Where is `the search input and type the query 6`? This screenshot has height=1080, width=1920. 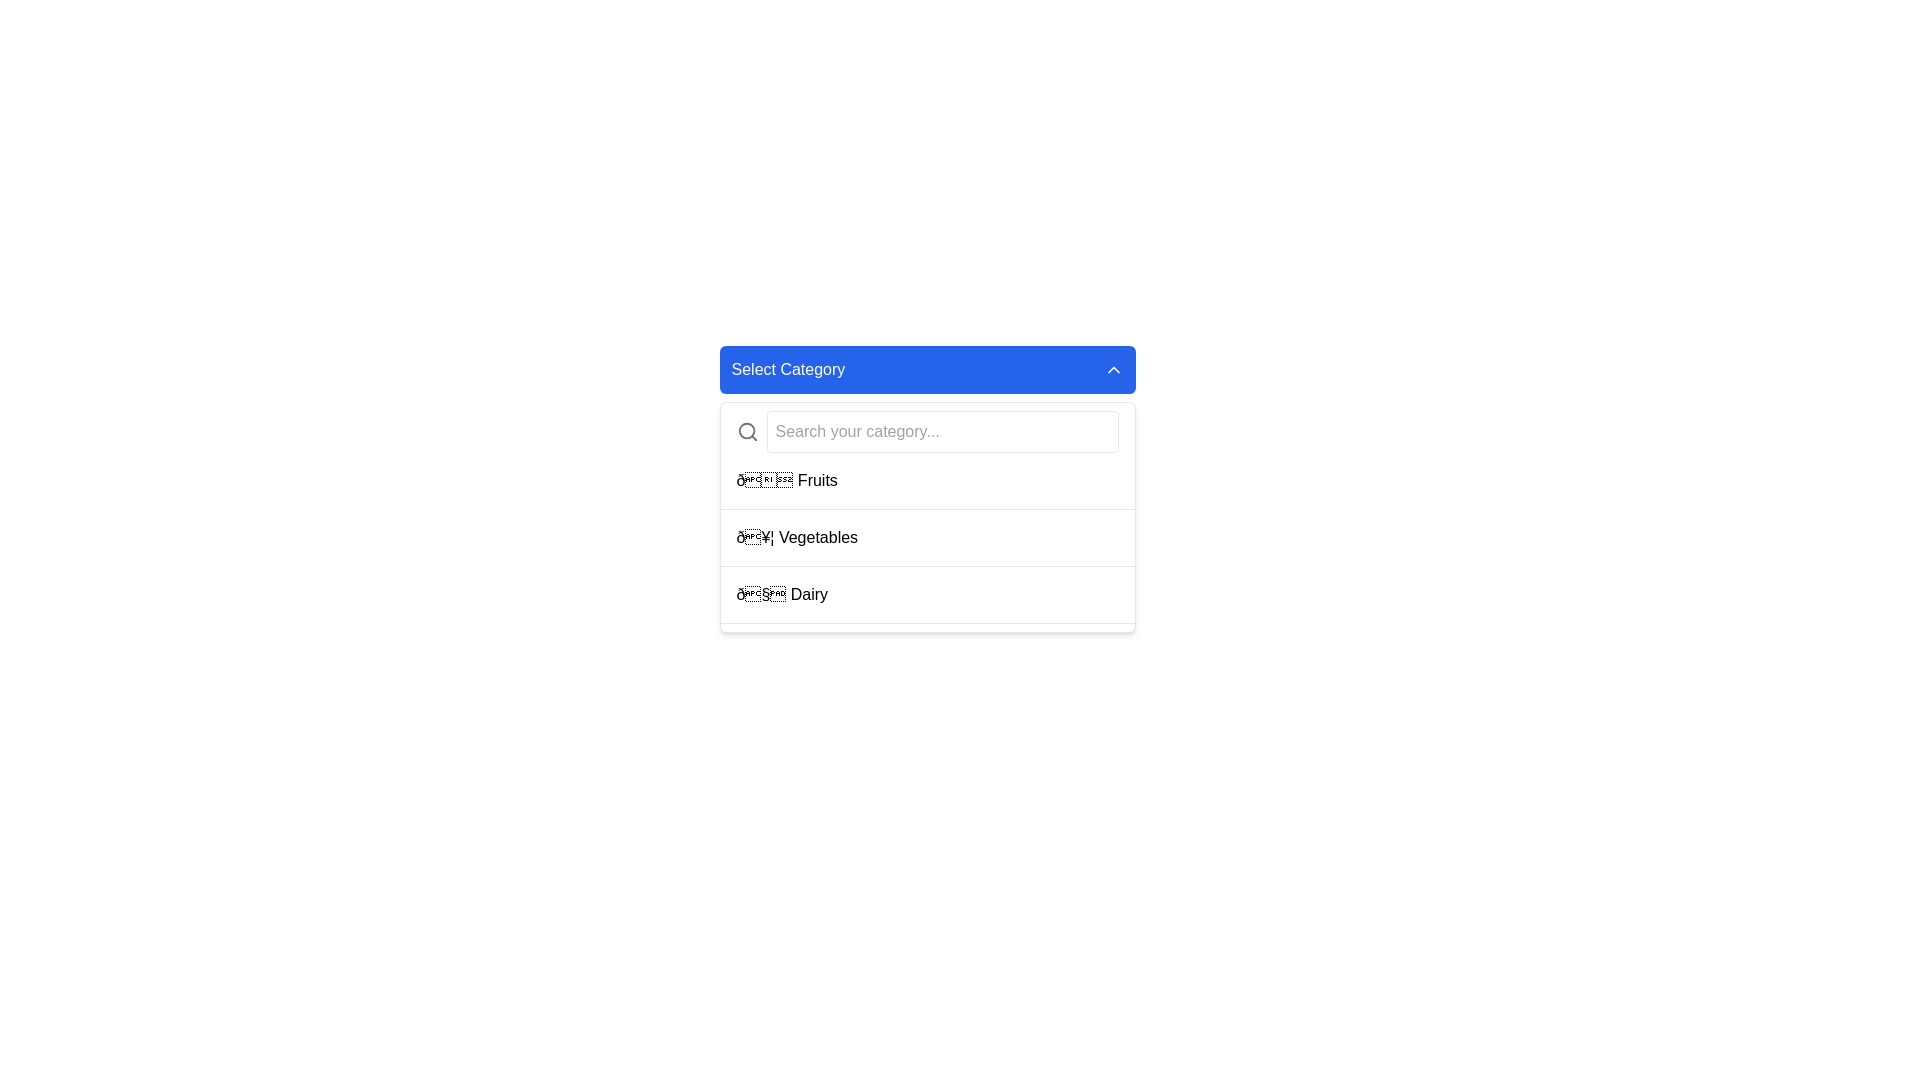
the search input and type the query 6 is located at coordinates (926, 431).